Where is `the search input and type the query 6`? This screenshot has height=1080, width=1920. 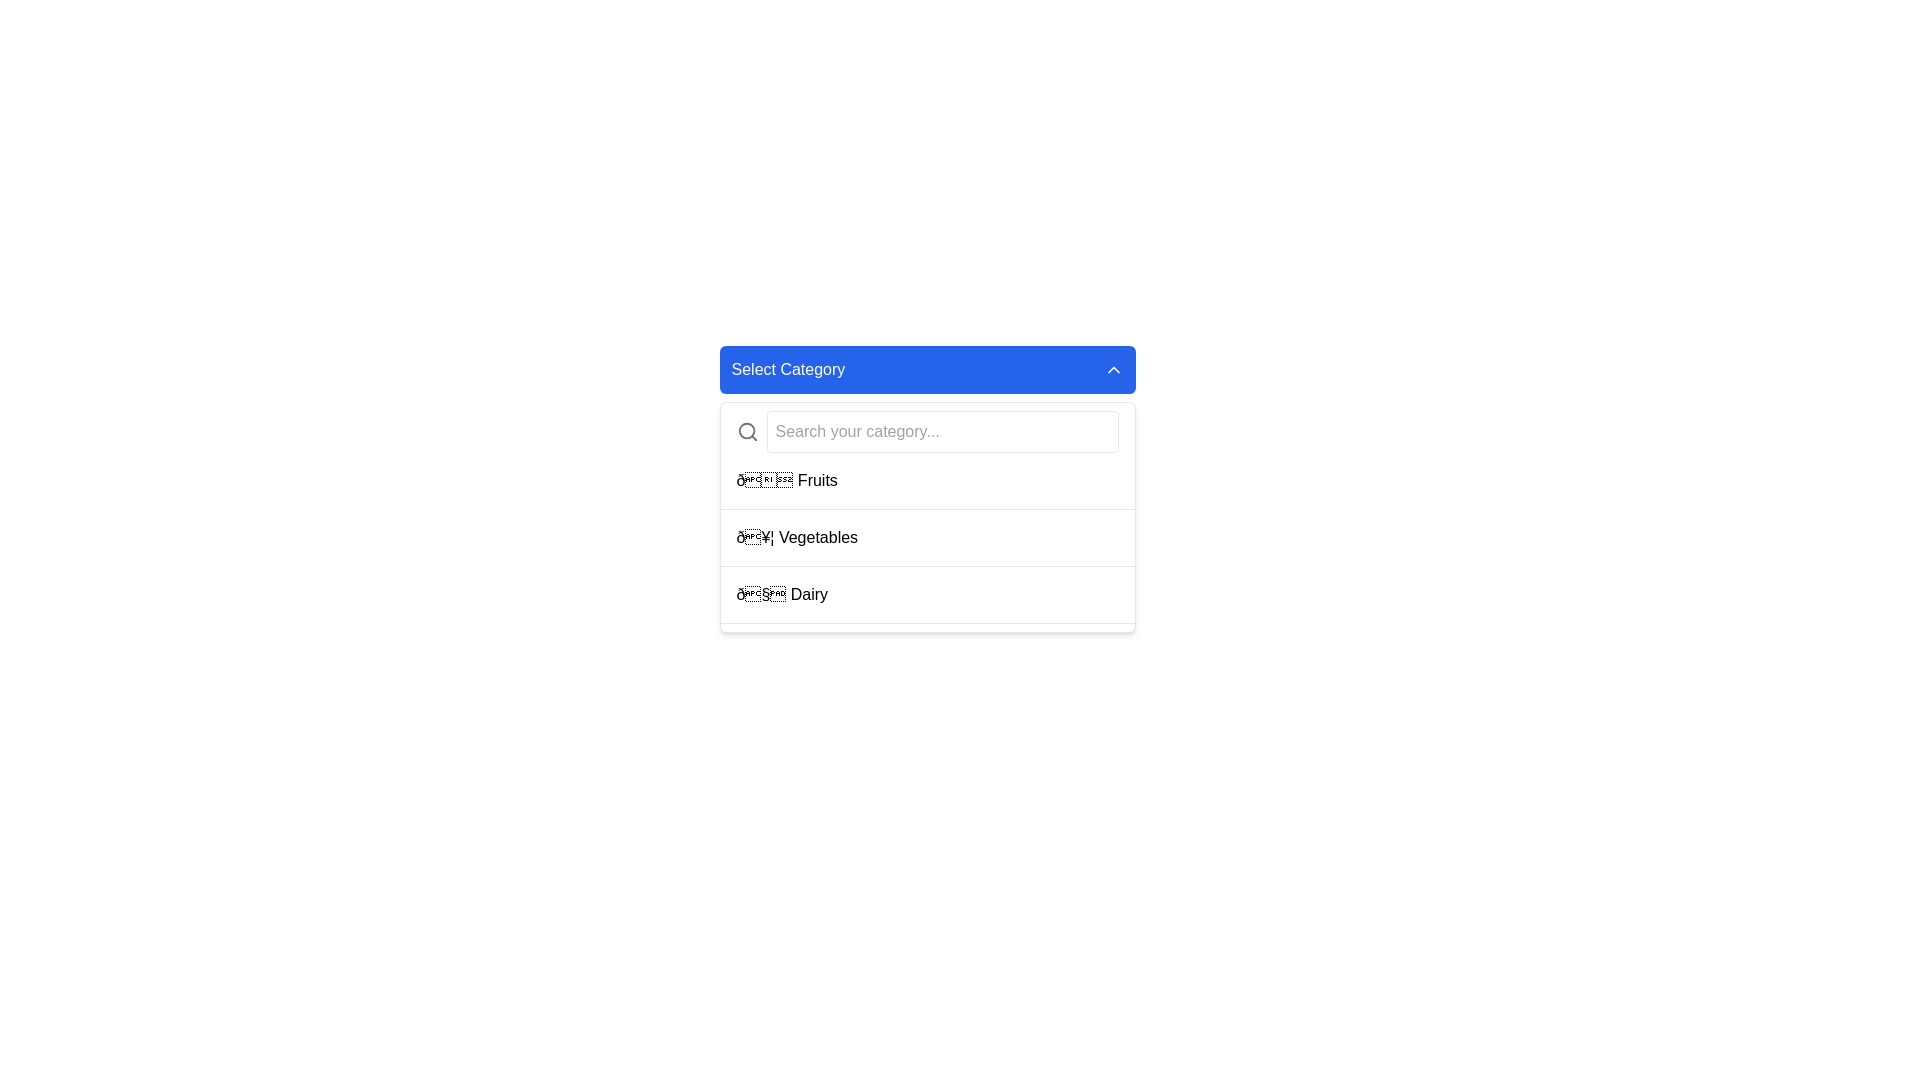
the search input and type the query 6 is located at coordinates (926, 431).